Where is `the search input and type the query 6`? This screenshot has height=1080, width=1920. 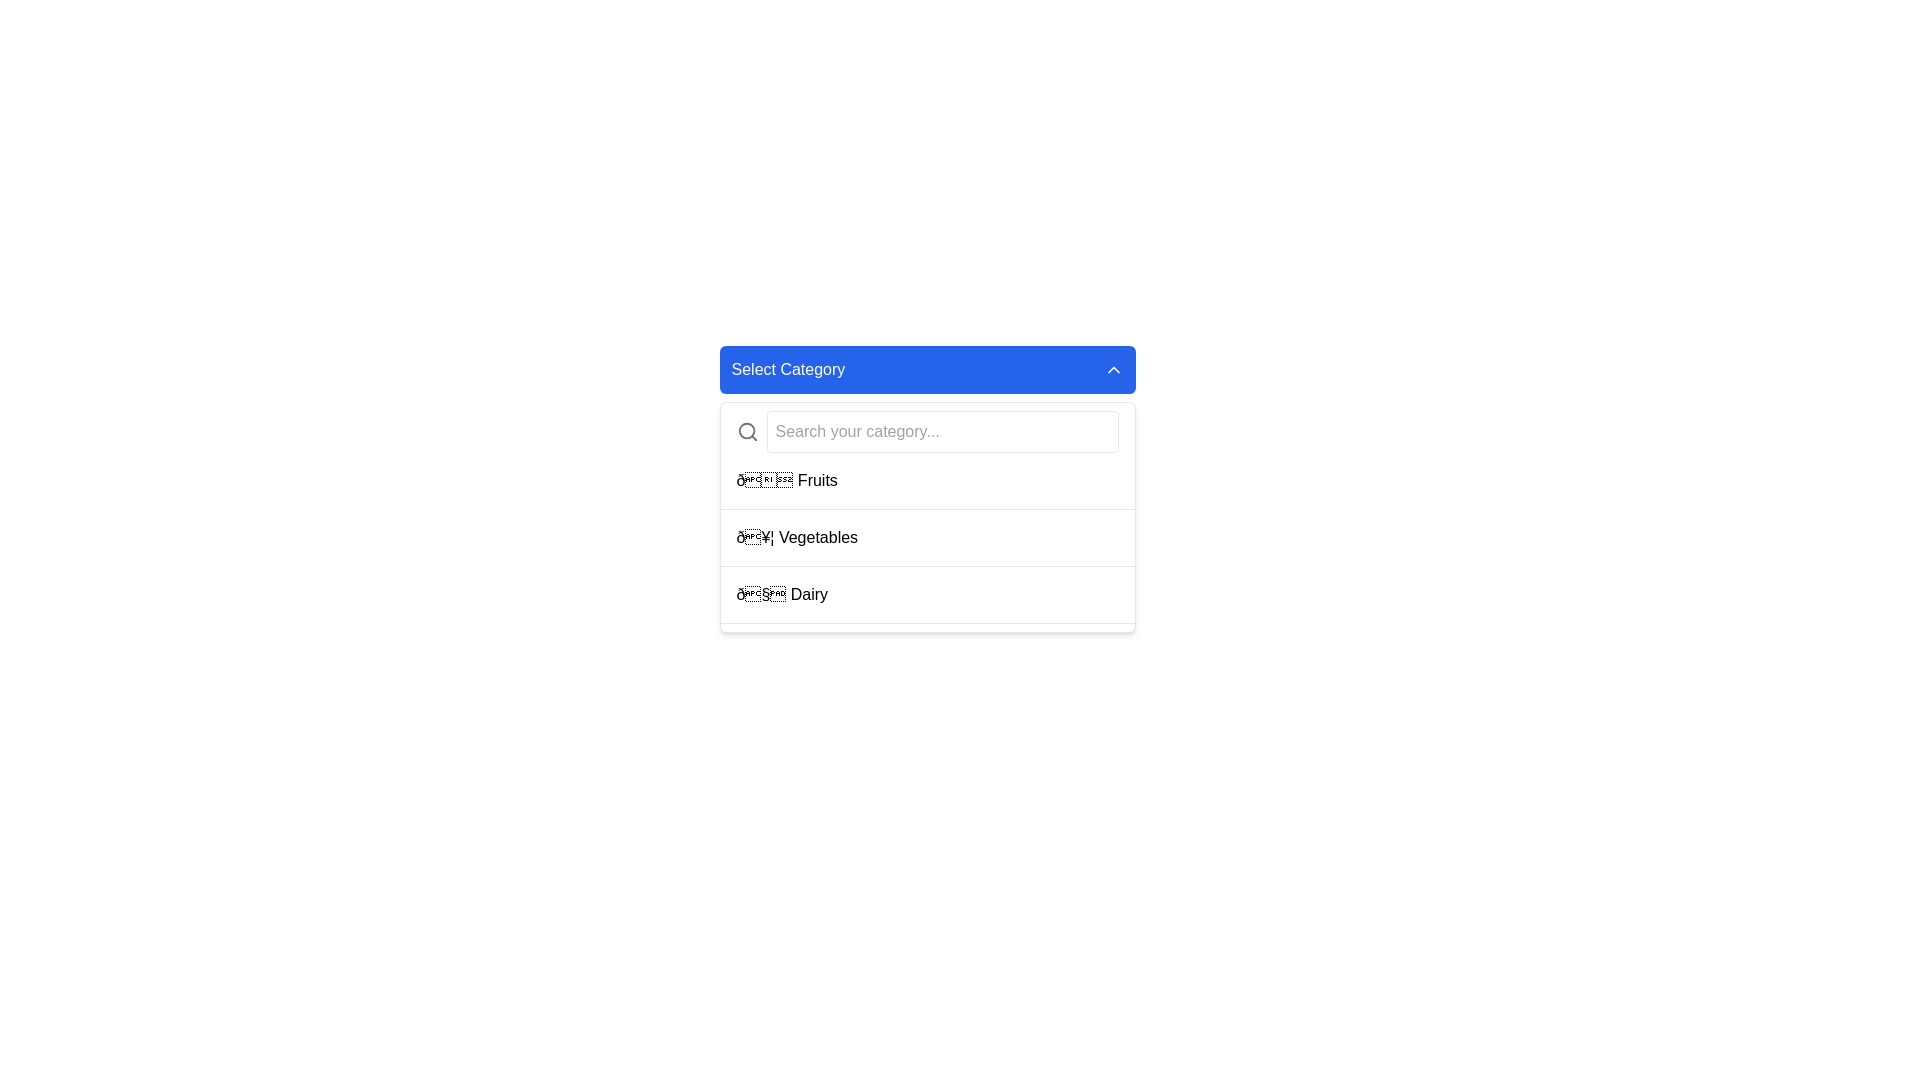
the search input and type the query 6 is located at coordinates (926, 431).